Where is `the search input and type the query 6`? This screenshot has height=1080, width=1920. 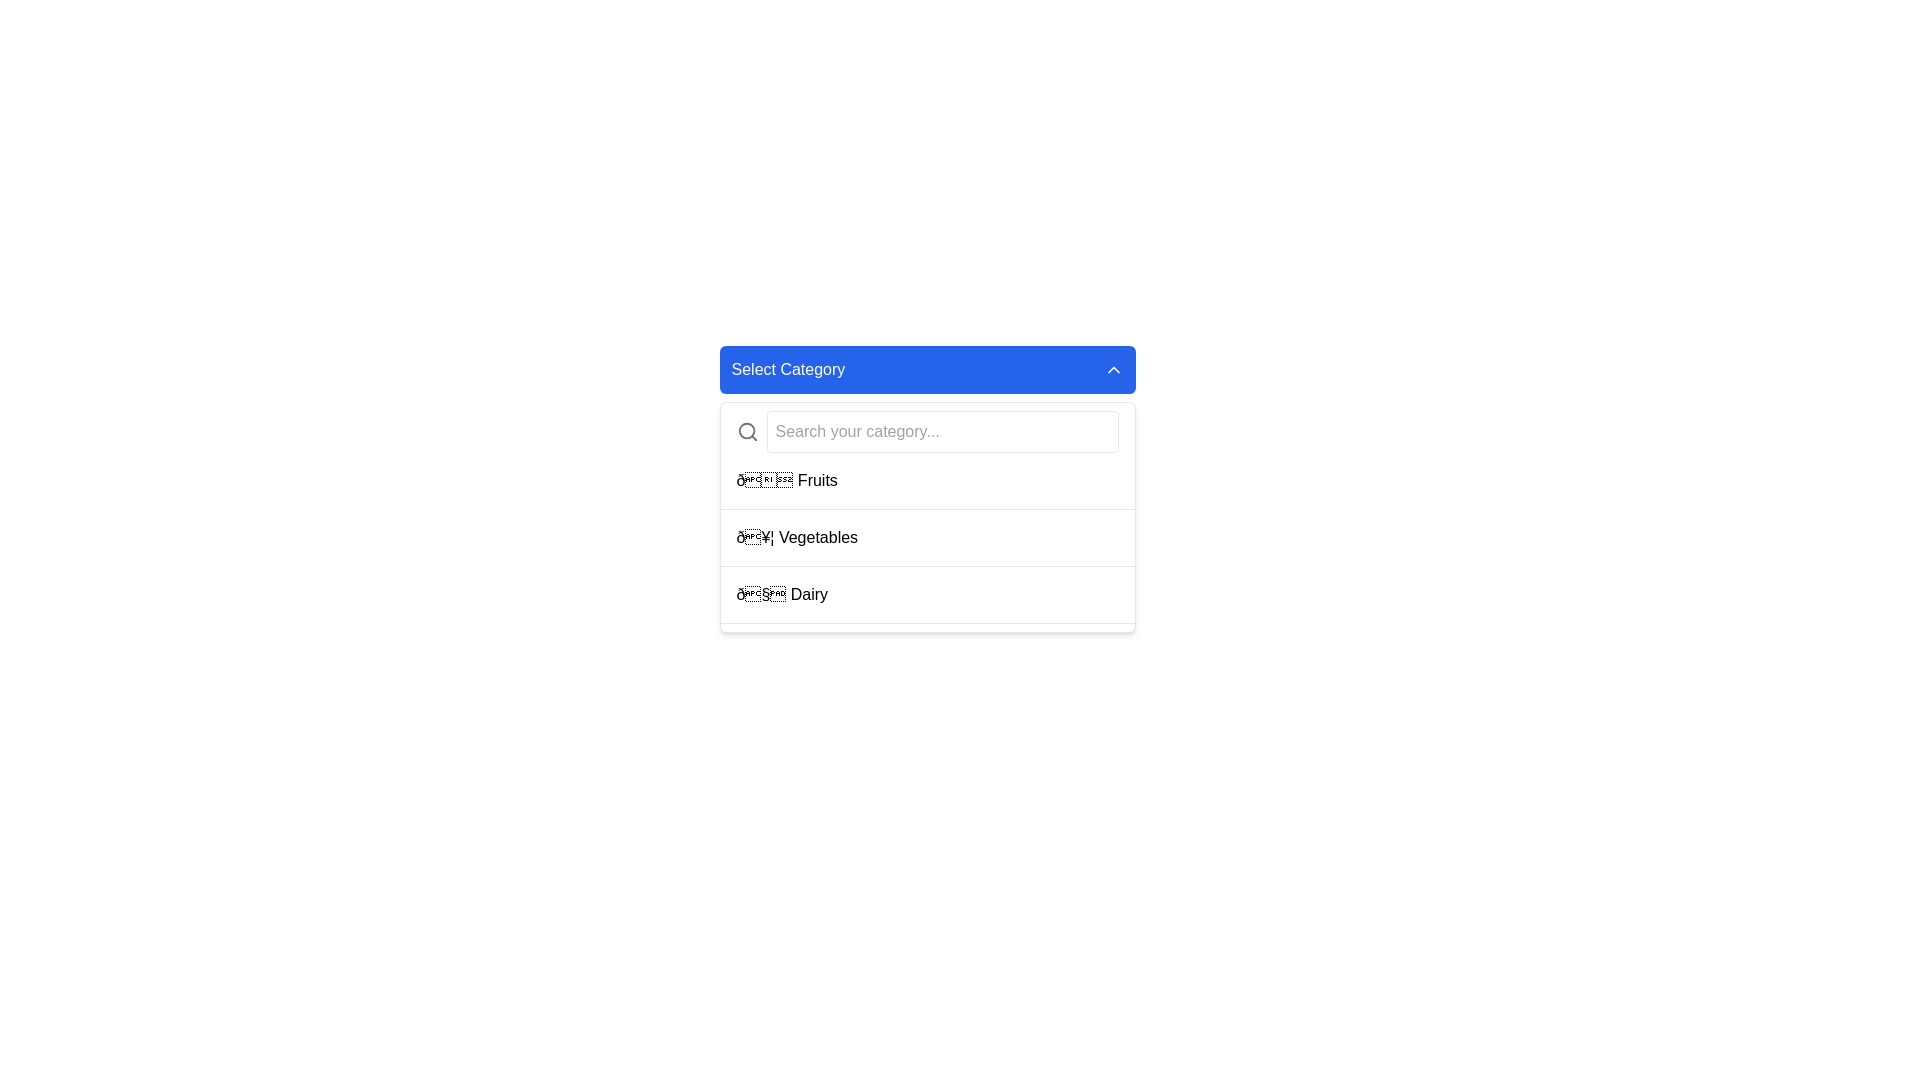
the search input and type the query 6 is located at coordinates (926, 431).